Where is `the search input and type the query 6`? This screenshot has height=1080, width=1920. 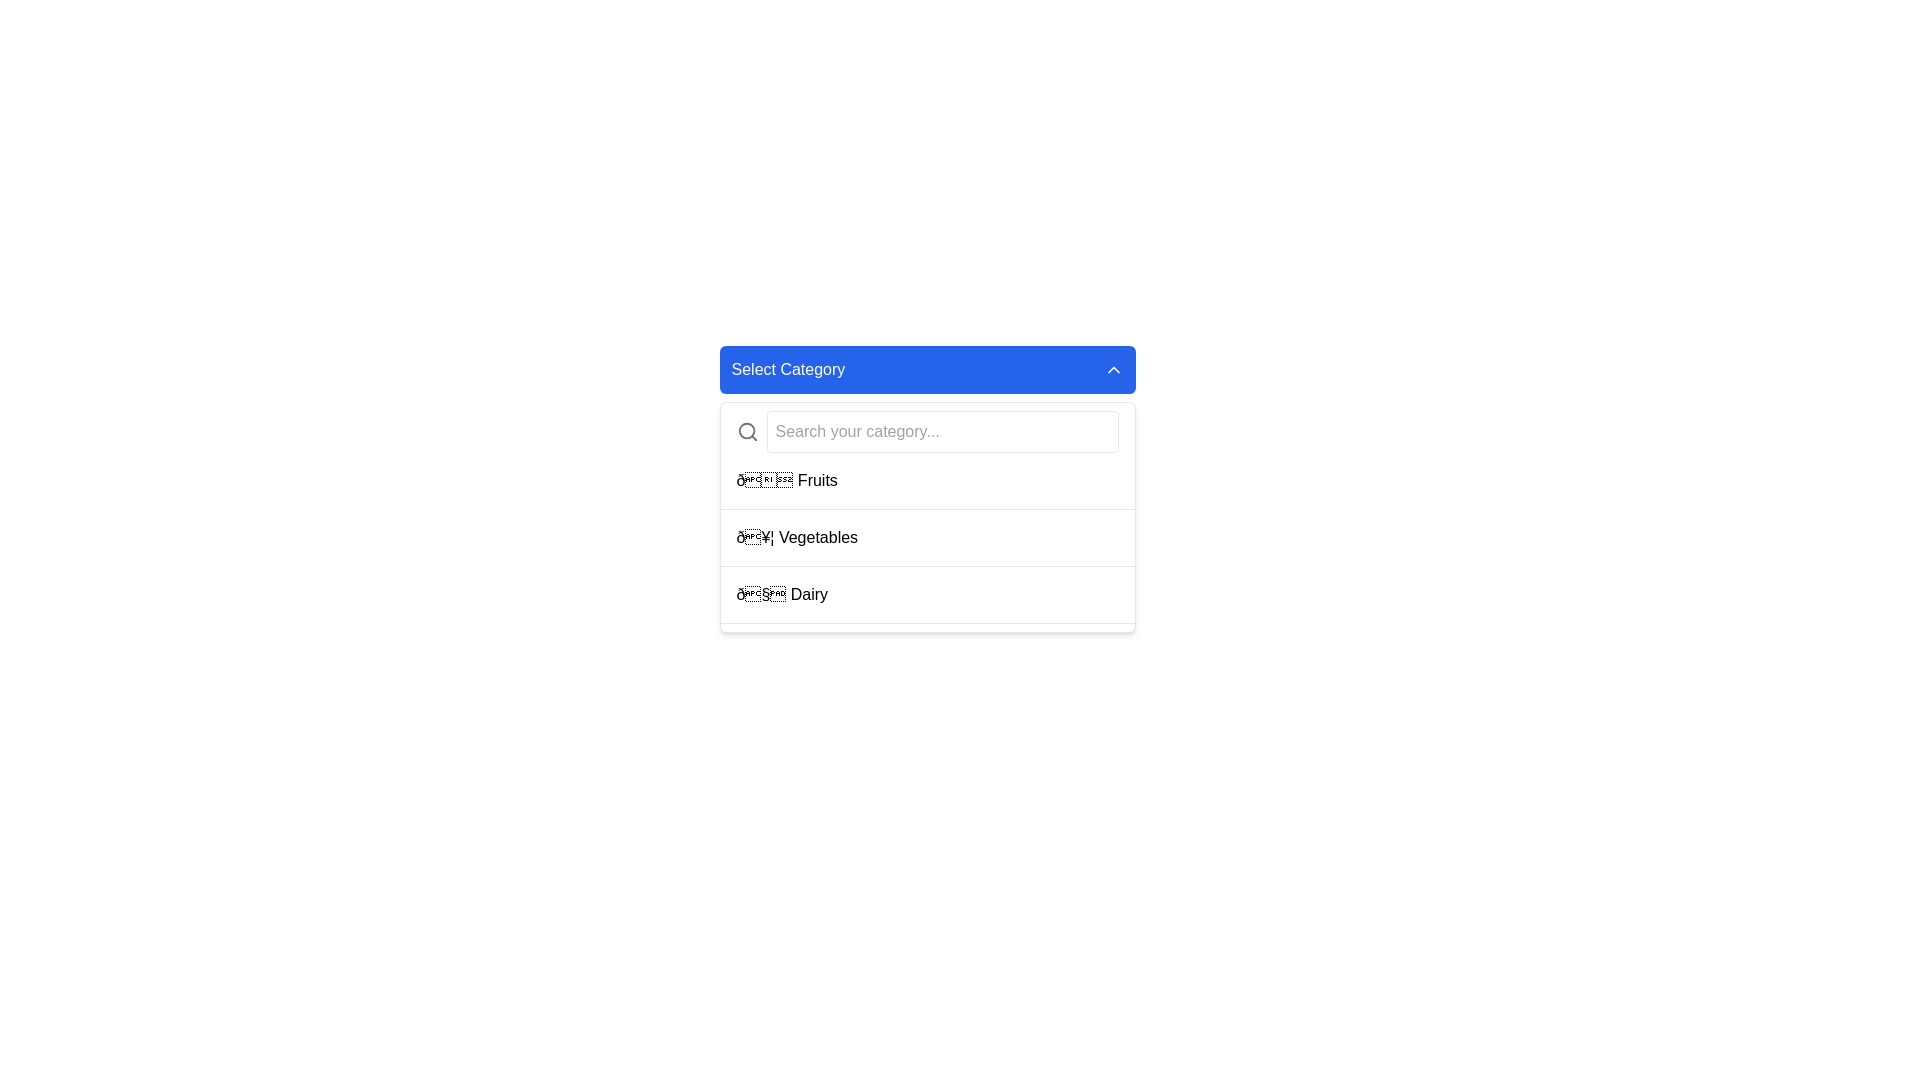
the search input and type the query 6 is located at coordinates (926, 431).